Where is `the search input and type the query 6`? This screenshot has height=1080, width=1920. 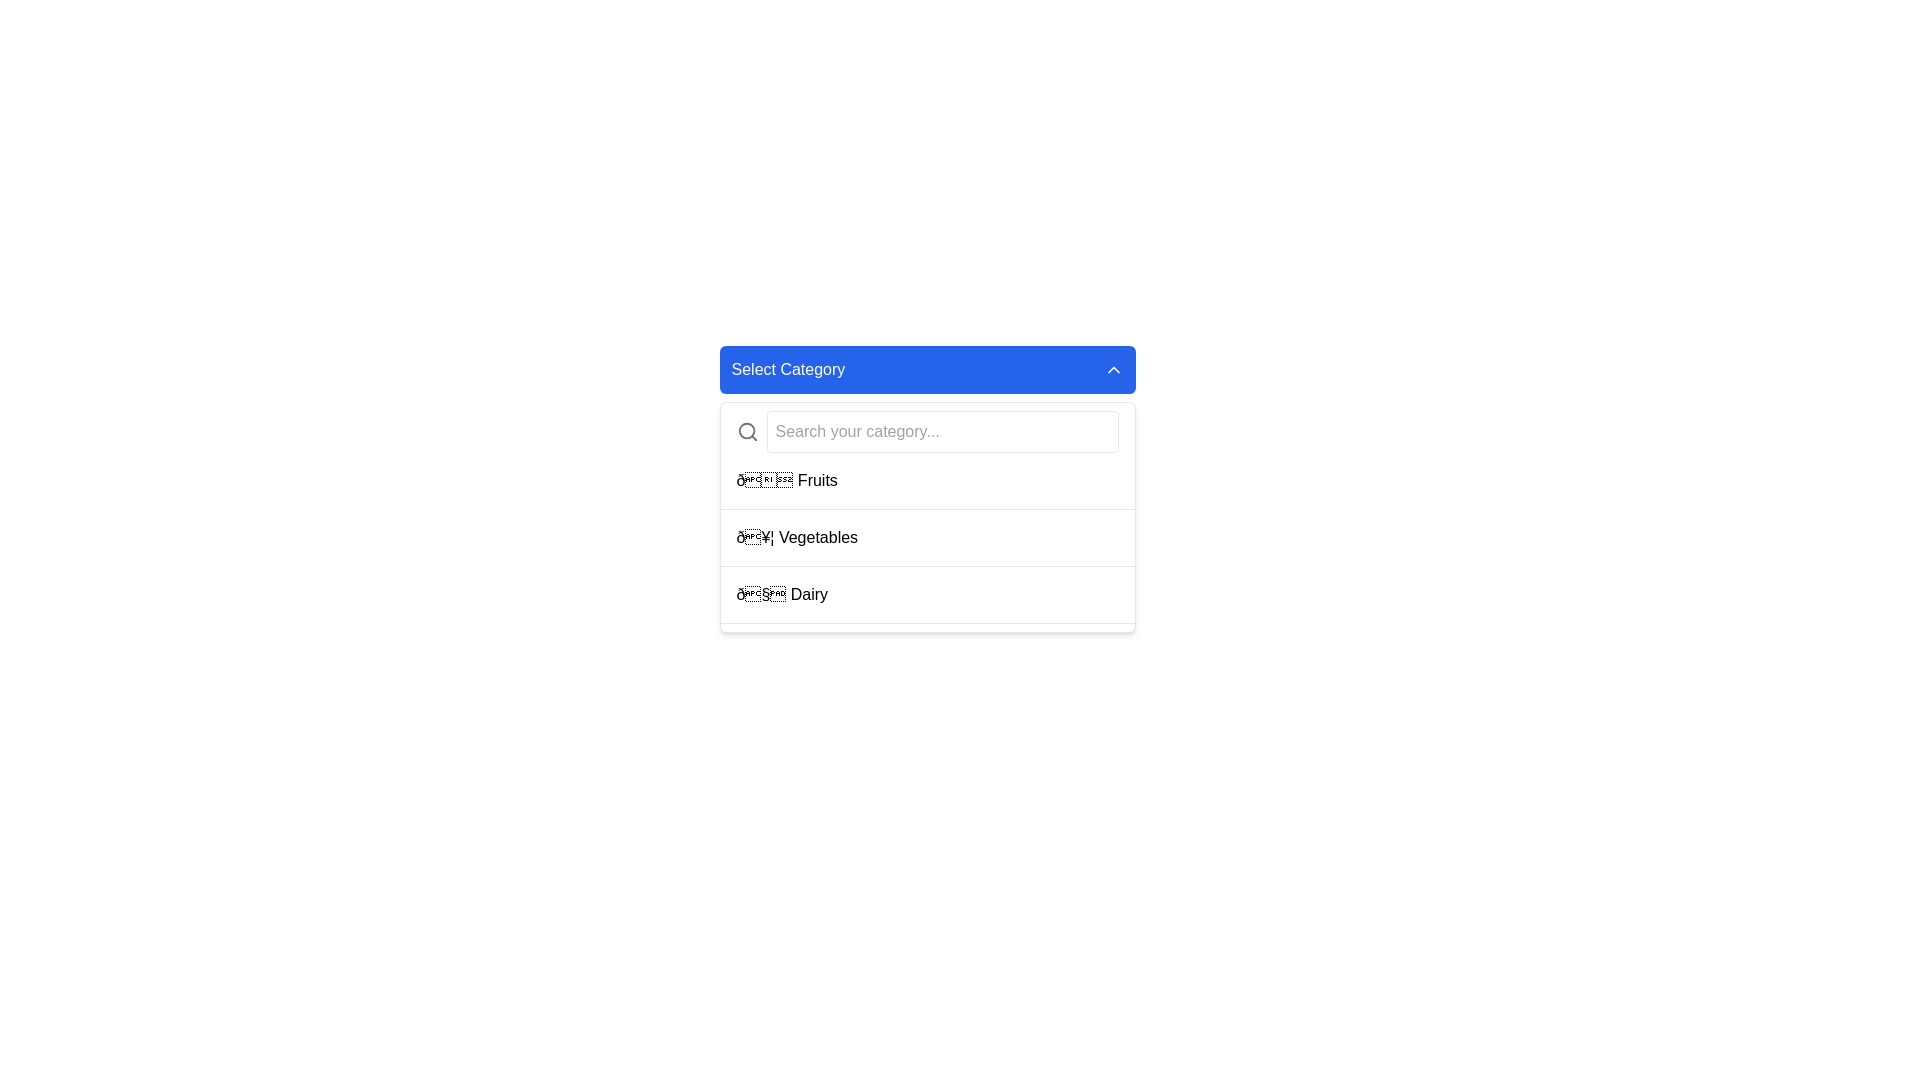
the search input and type the query 6 is located at coordinates (926, 431).